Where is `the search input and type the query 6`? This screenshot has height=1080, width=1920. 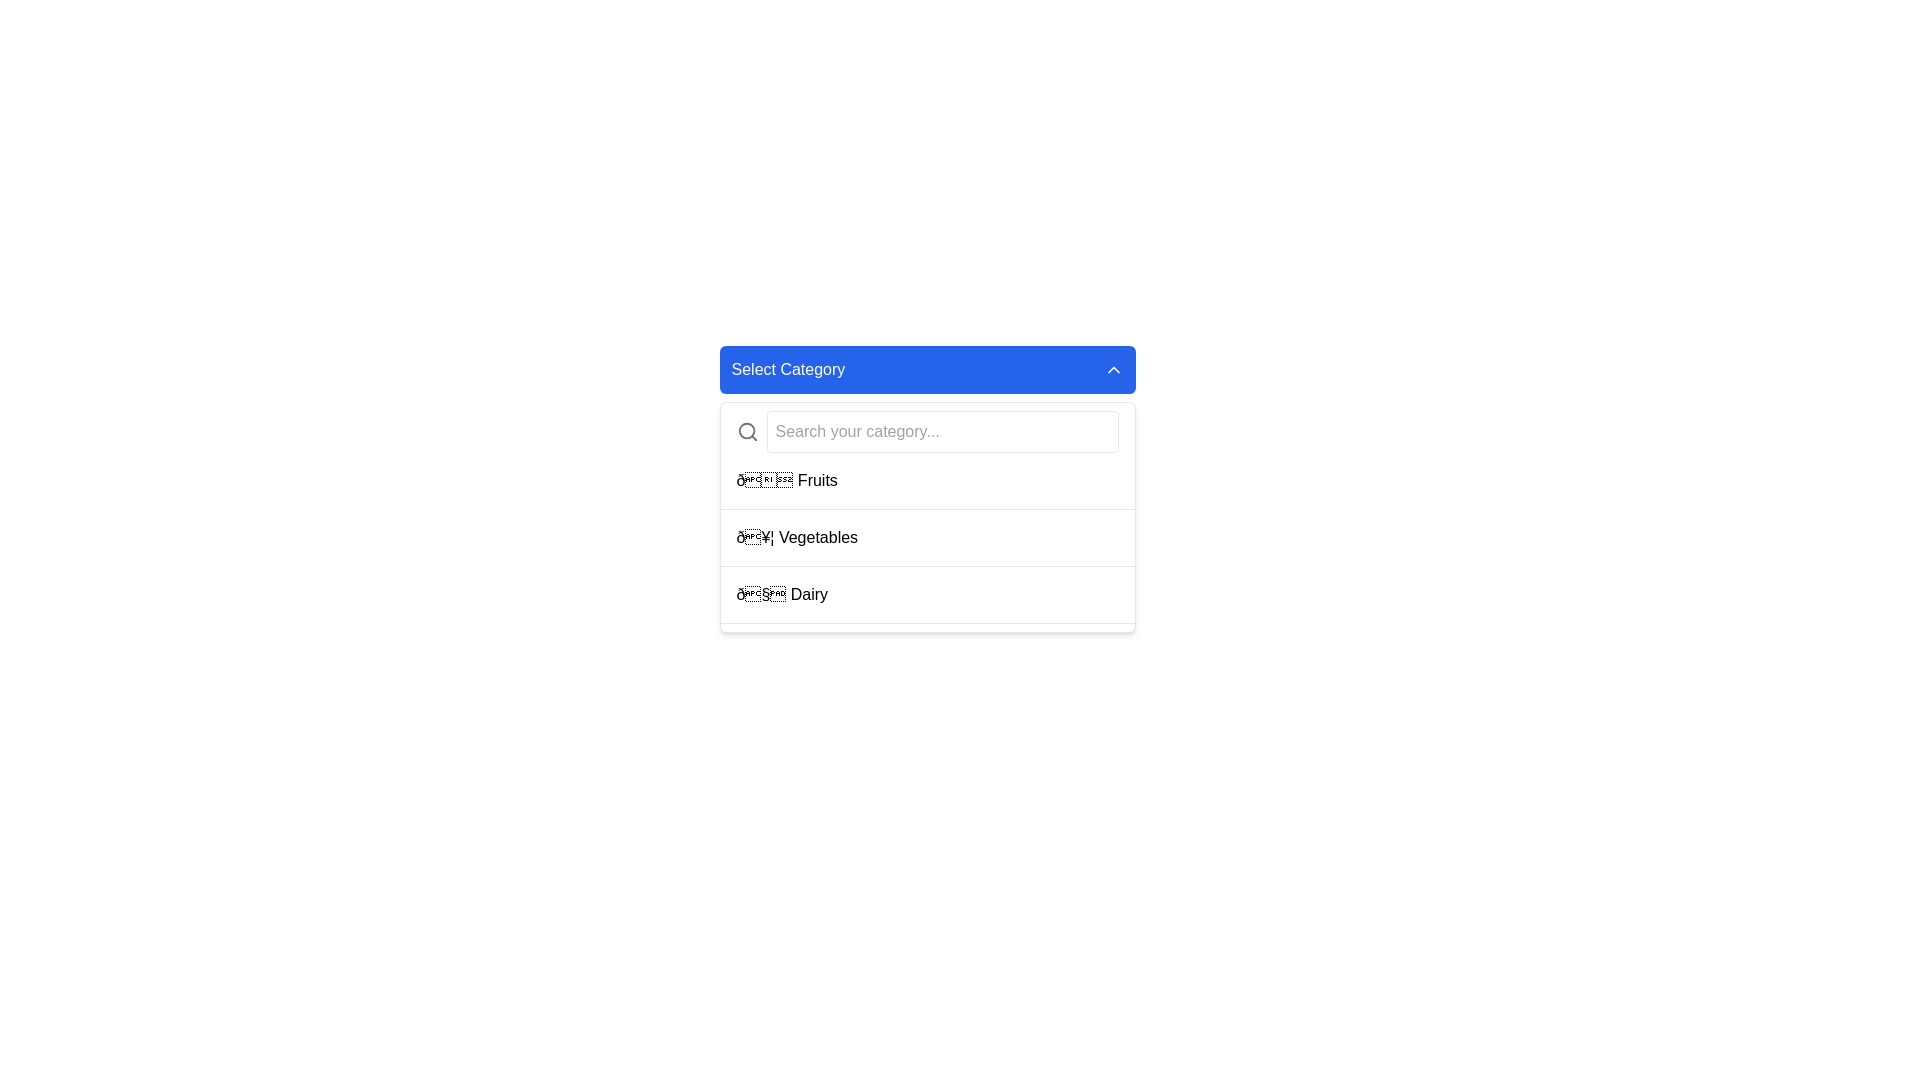
the search input and type the query 6 is located at coordinates (926, 431).